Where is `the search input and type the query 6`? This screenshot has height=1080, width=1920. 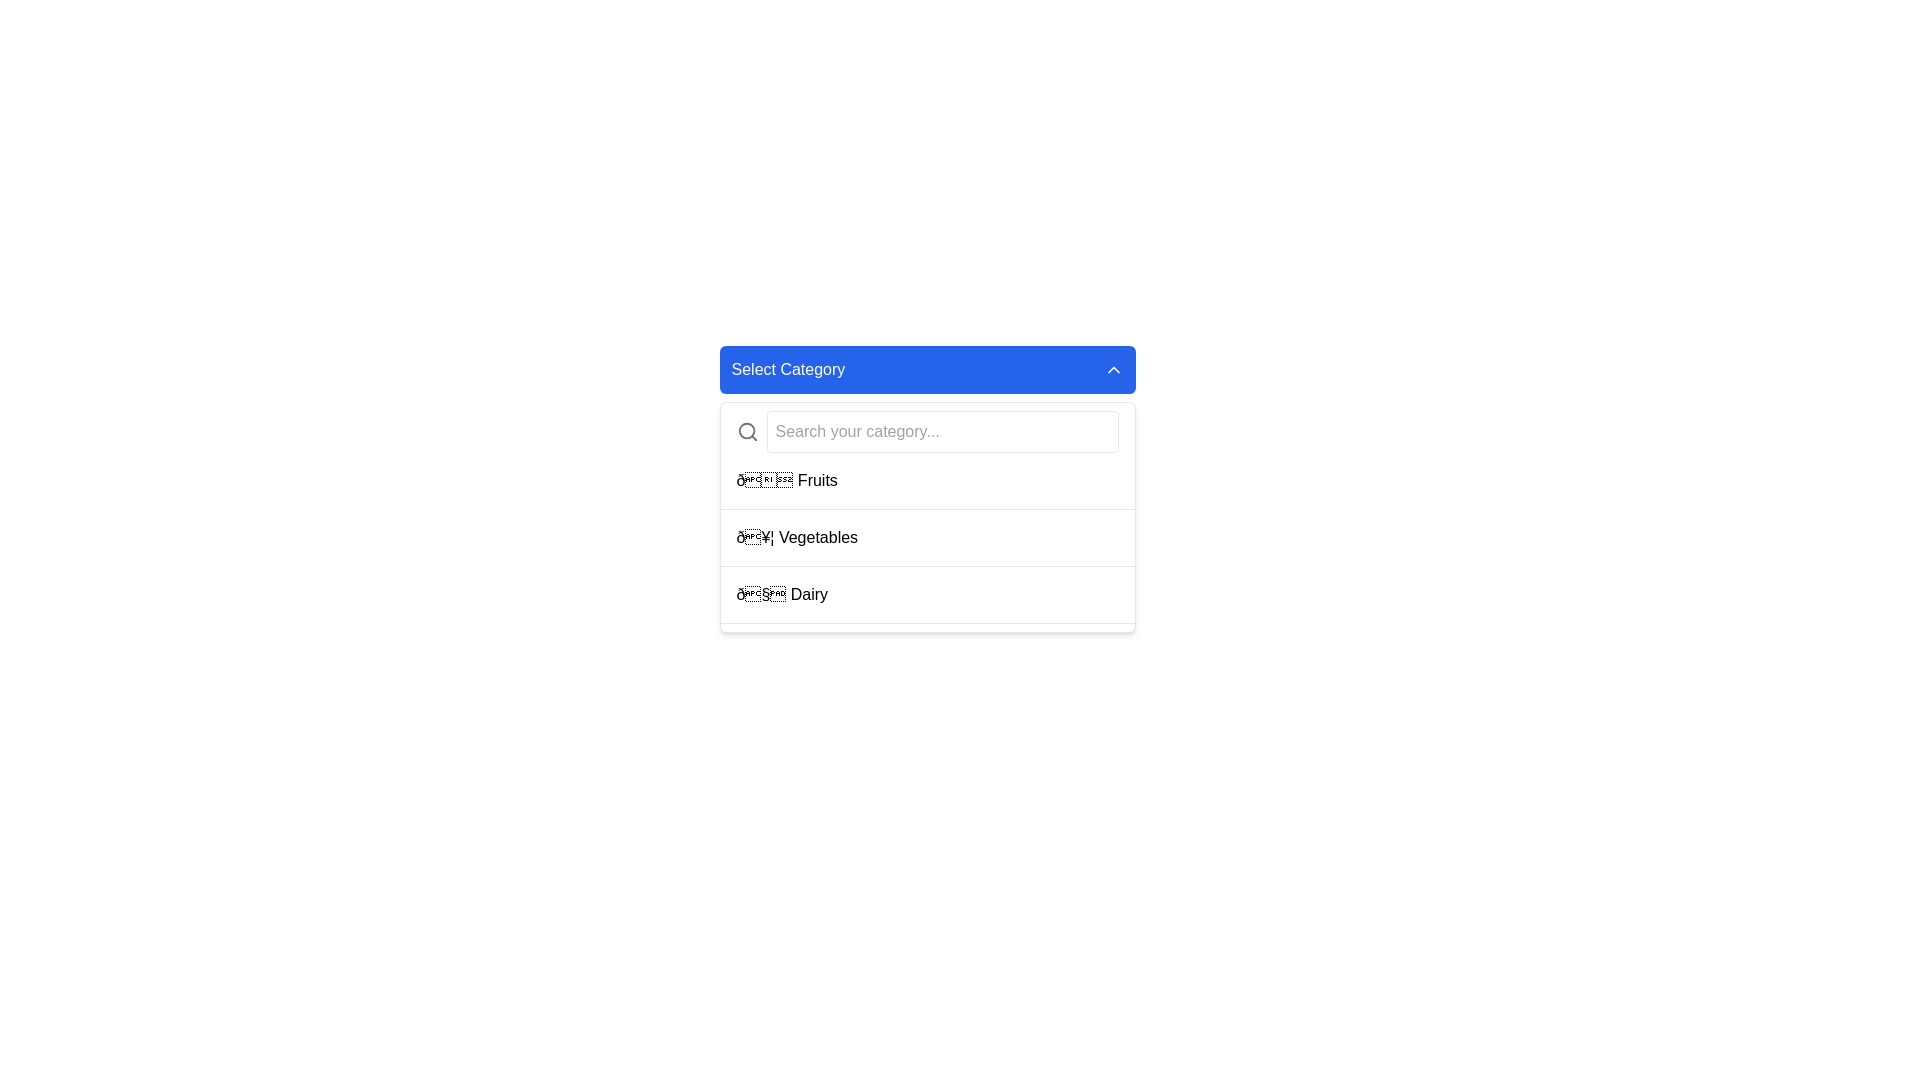
the search input and type the query 6 is located at coordinates (926, 431).